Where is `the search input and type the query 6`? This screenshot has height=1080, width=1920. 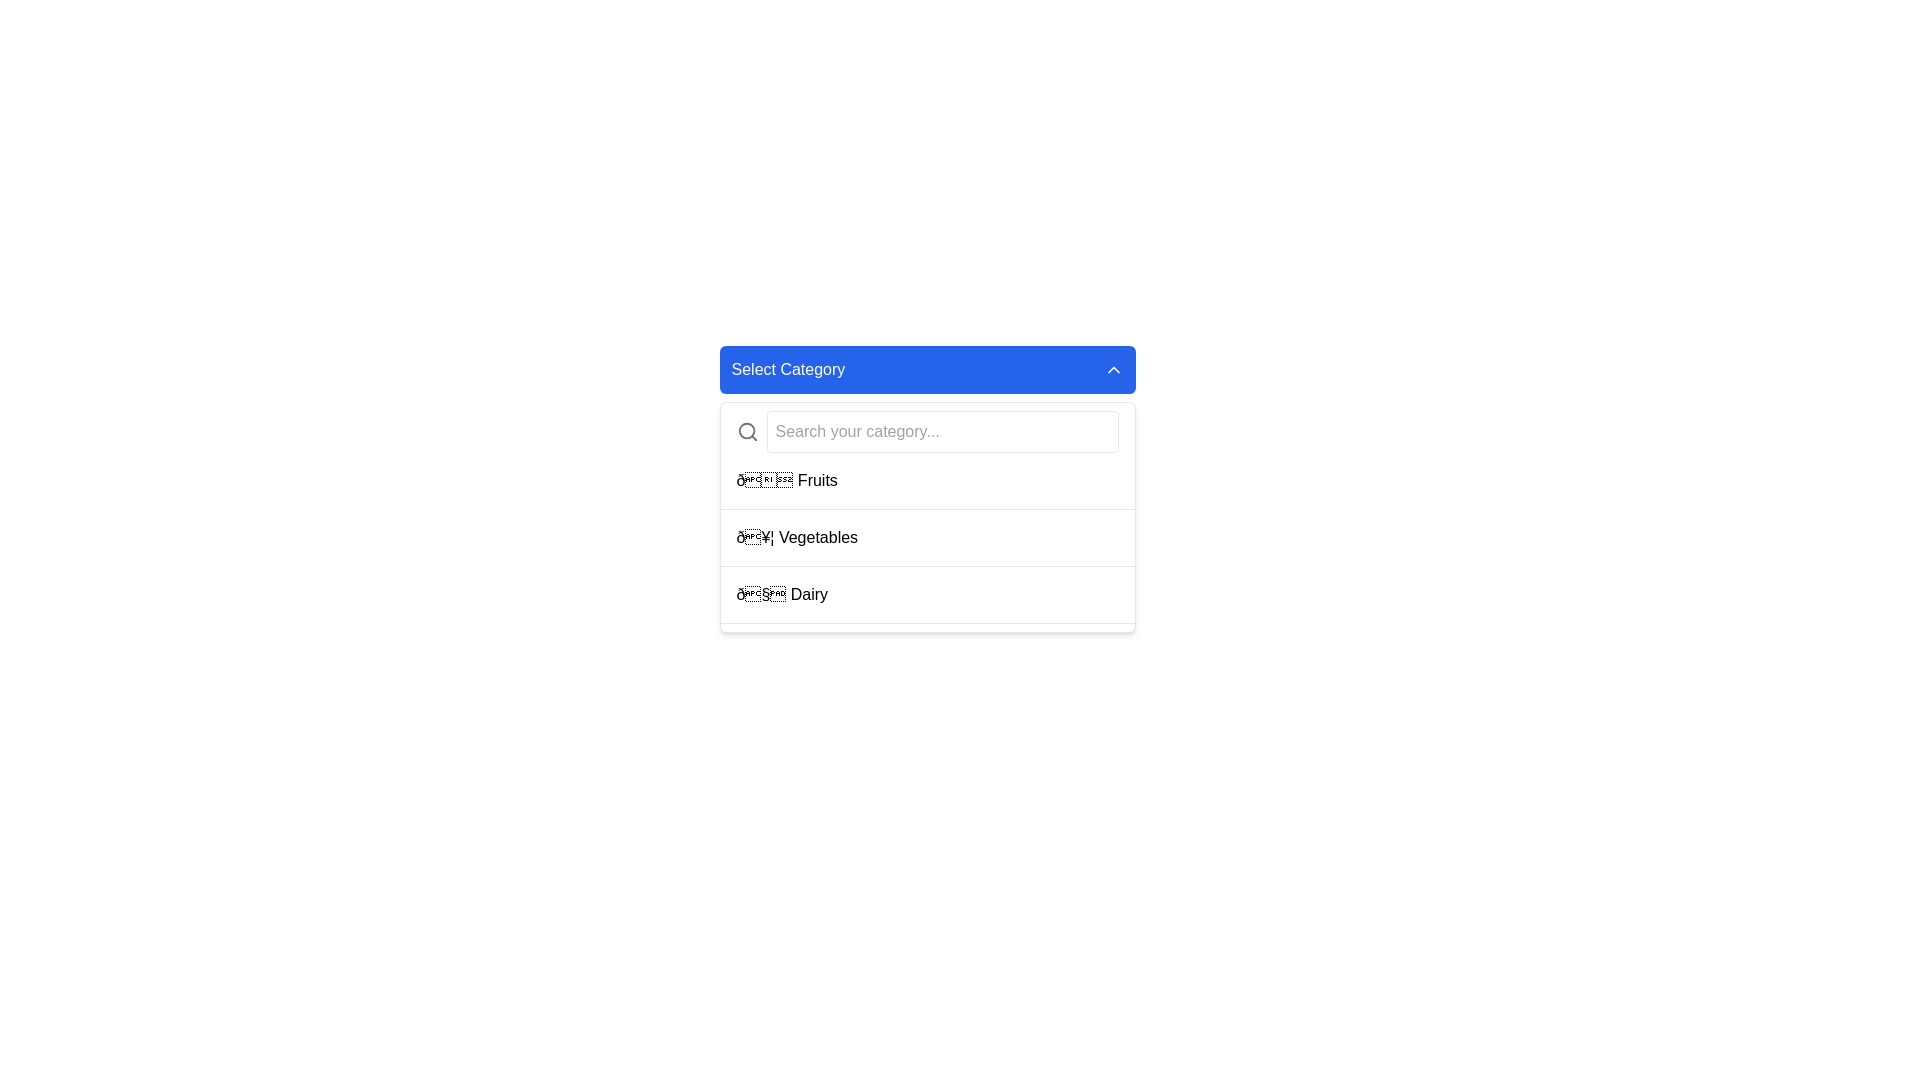
the search input and type the query 6 is located at coordinates (926, 431).